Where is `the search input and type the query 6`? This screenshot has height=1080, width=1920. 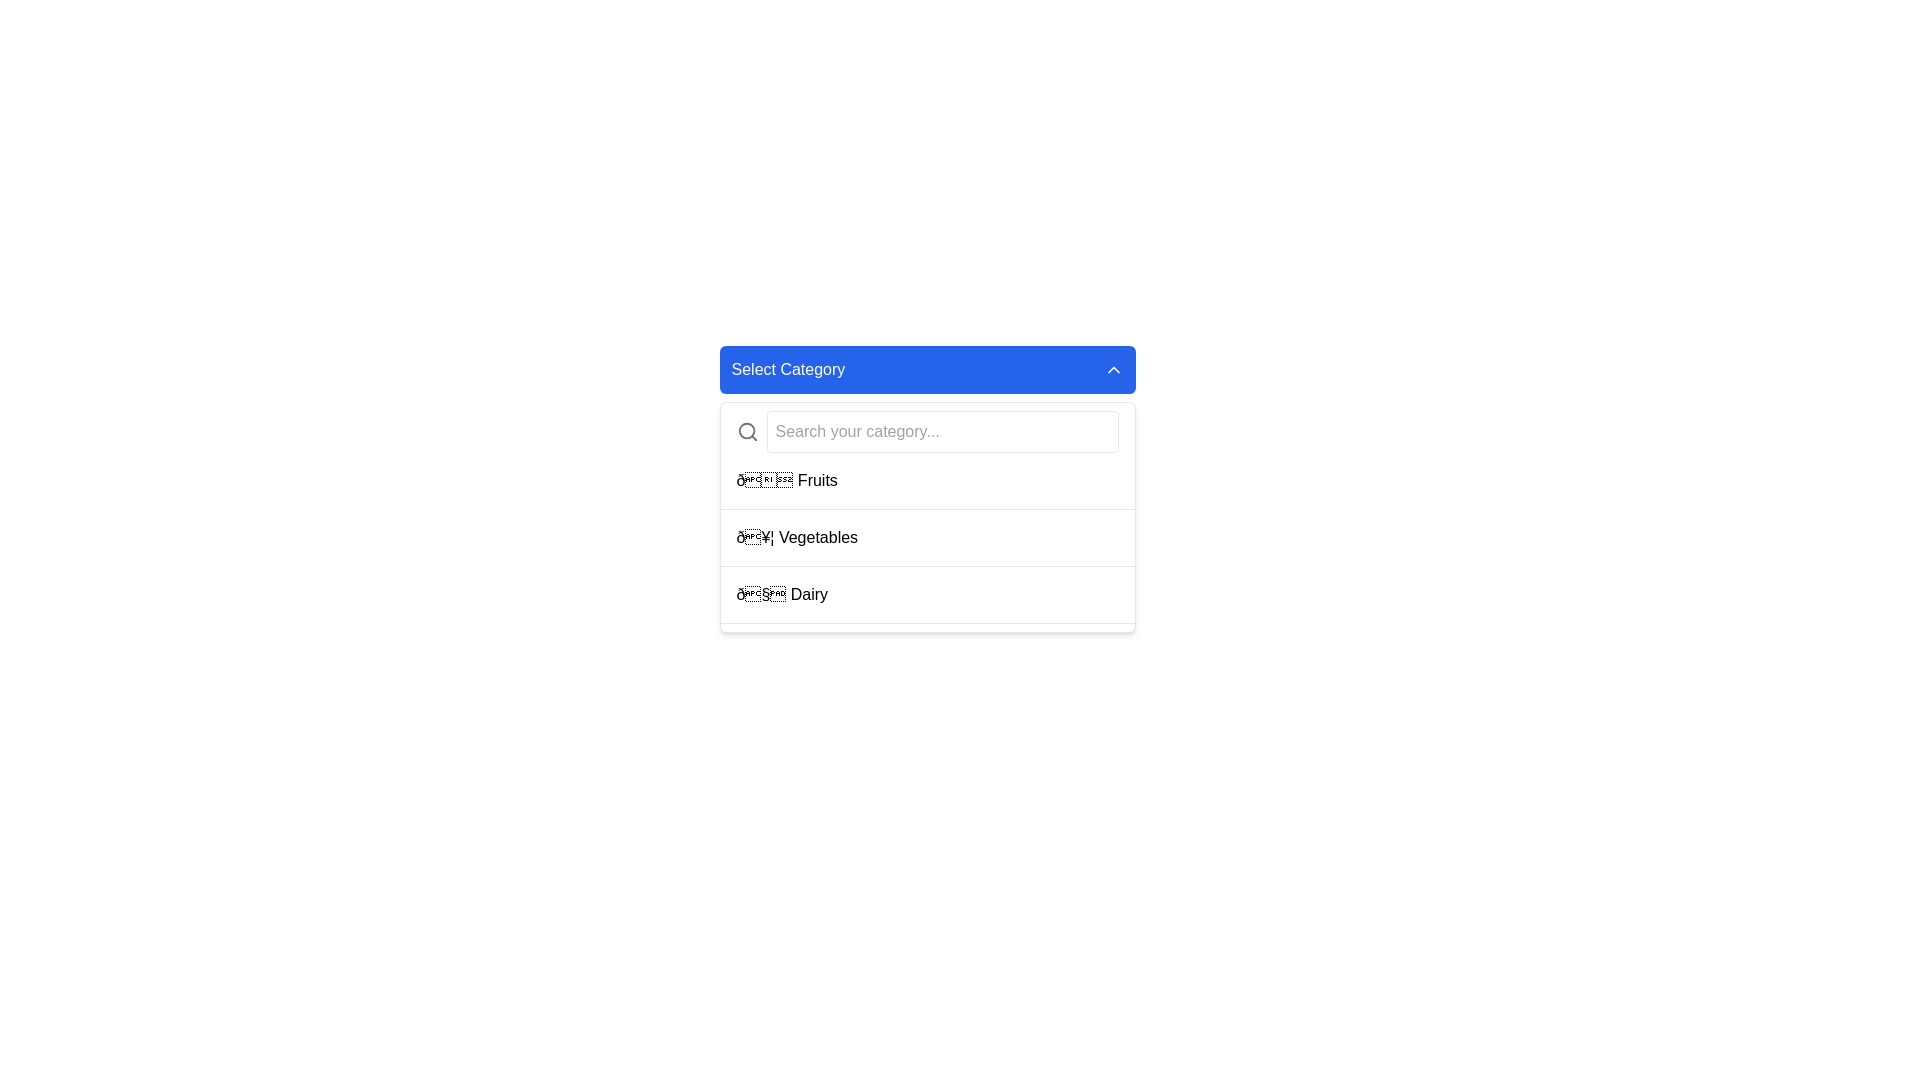
the search input and type the query 6 is located at coordinates (926, 431).